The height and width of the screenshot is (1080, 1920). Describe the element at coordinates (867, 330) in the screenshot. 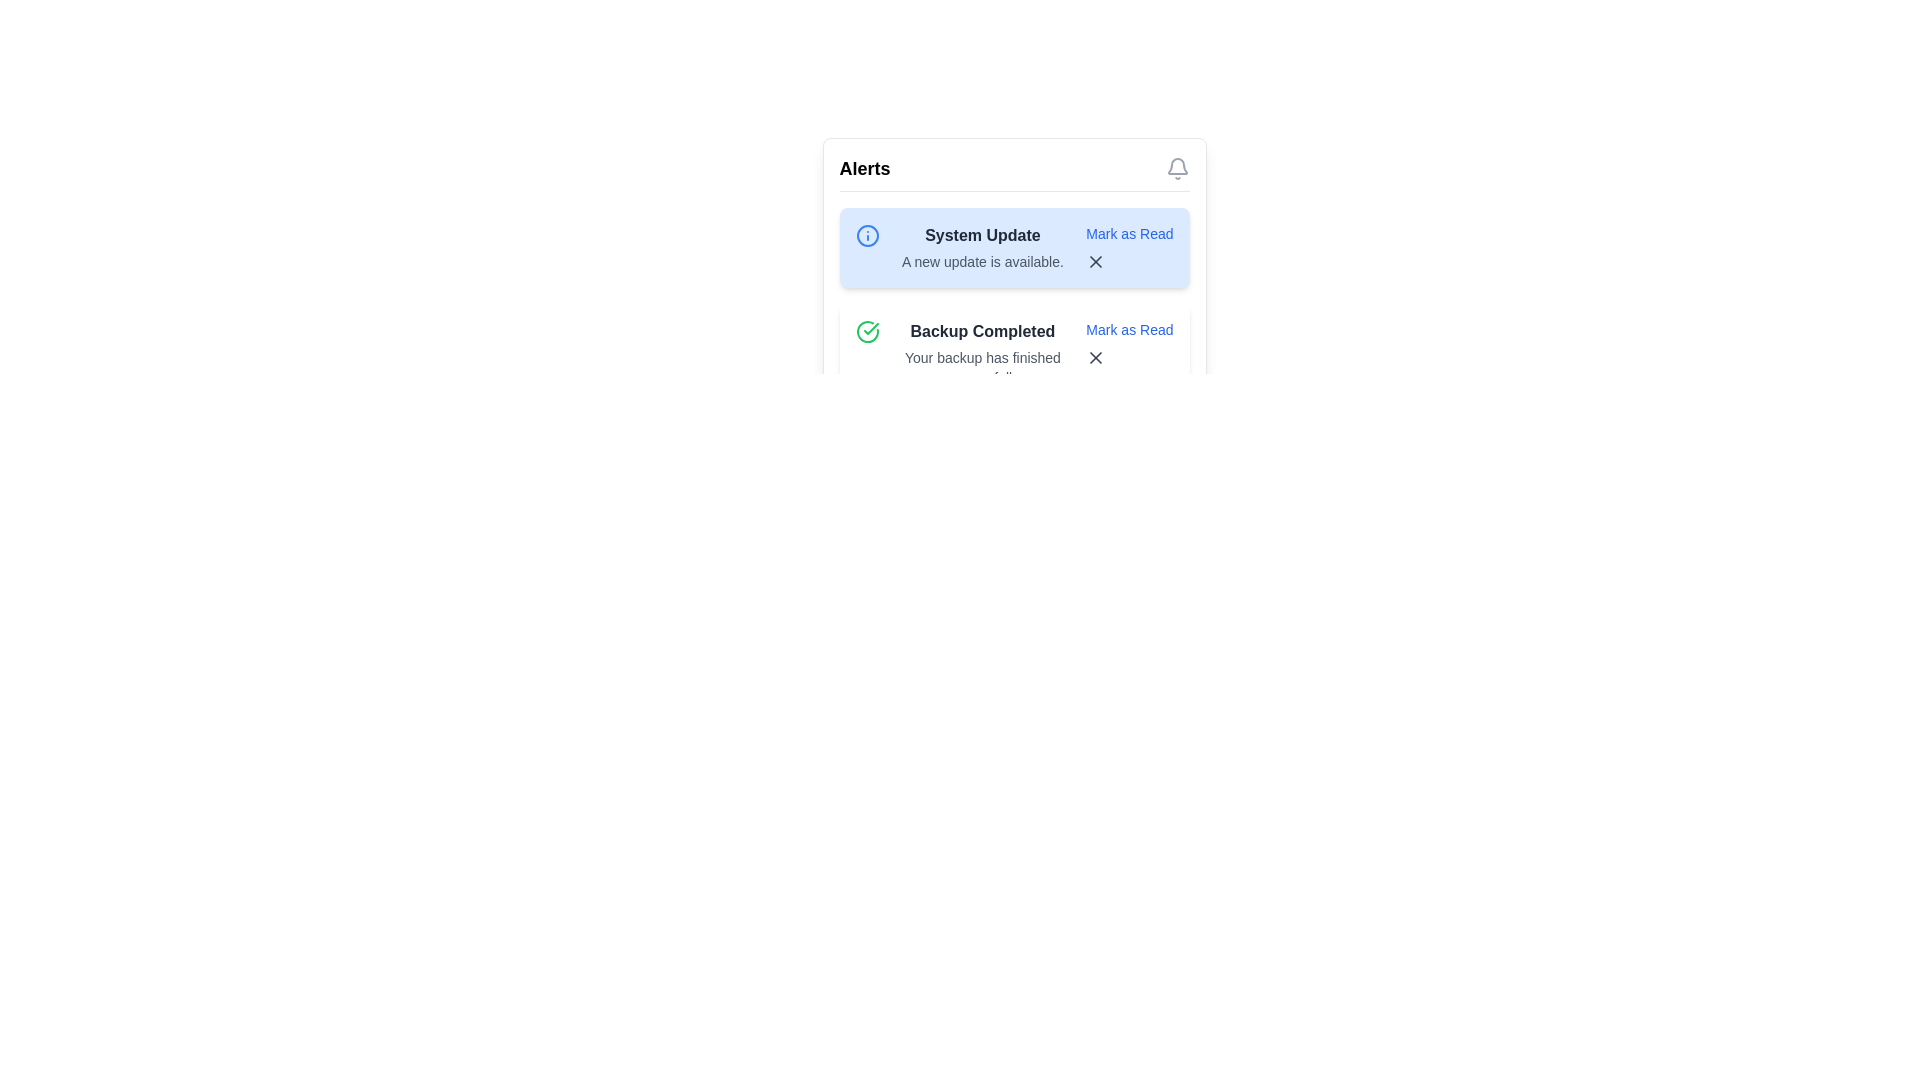

I see `the green circular icon with a check mark inside, indicating a completed or success state, located near the left margin of the 'Backup Completed' notification` at that location.